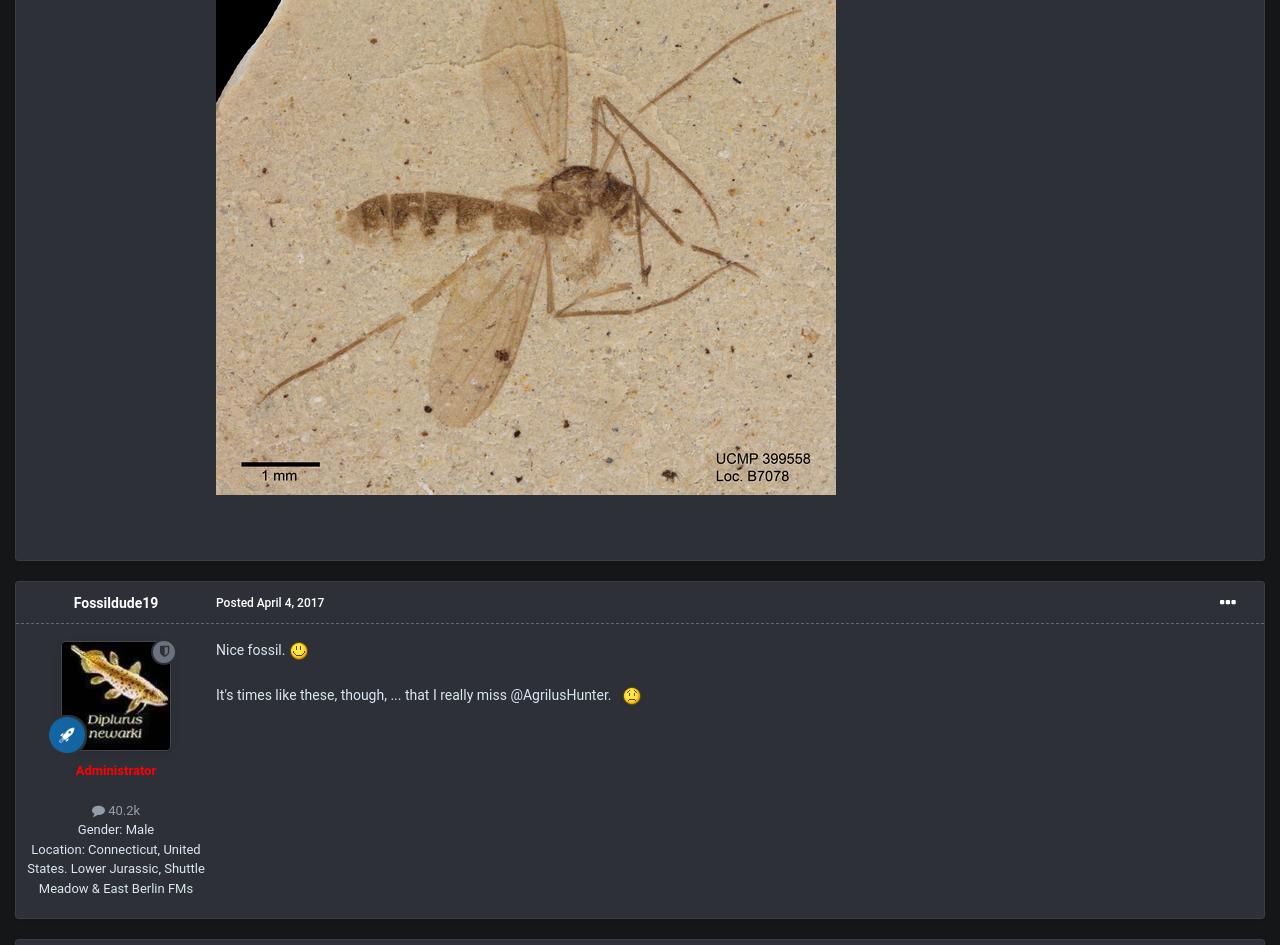 This screenshot has width=1280, height=945. I want to click on 'Male', so click(136, 829).